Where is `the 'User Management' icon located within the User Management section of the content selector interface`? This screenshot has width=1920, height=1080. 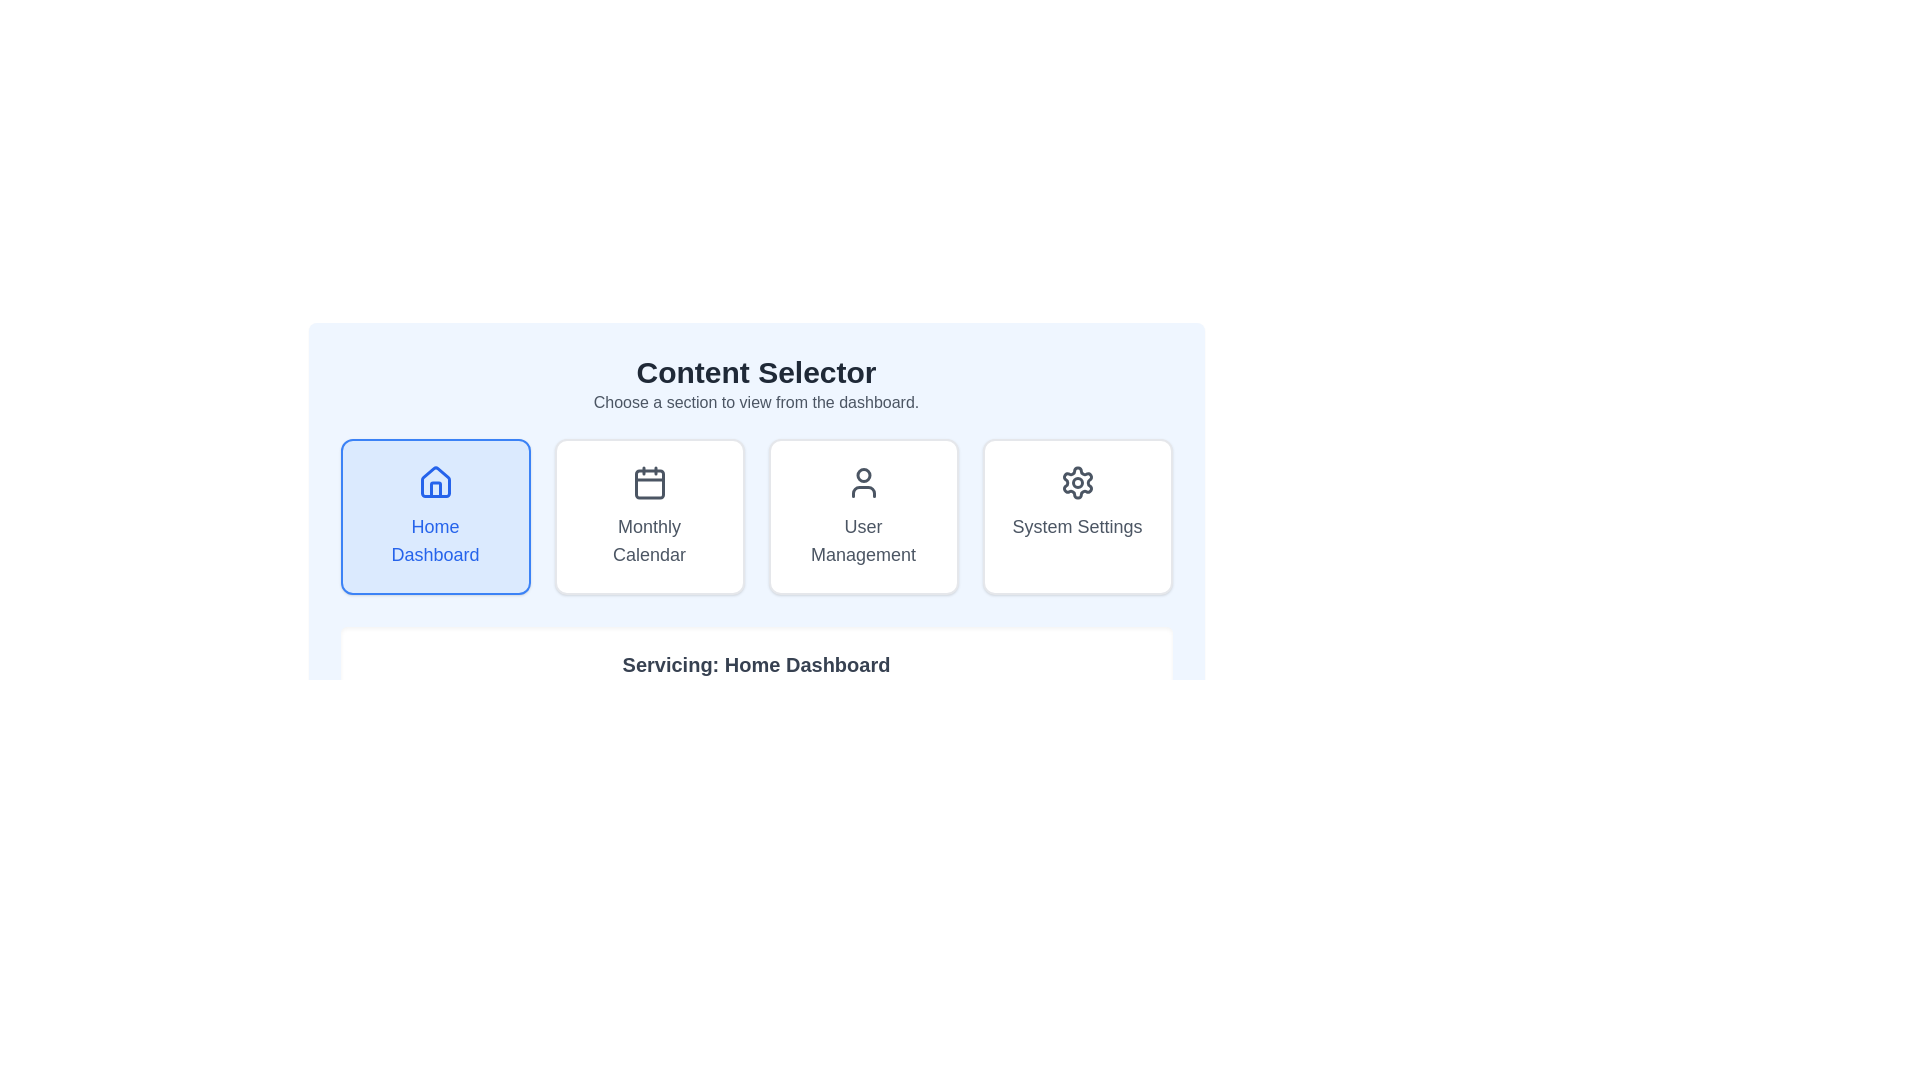
the 'User Management' icon located within the User Management section of the content selector interface is located at coordinates (863, 482).